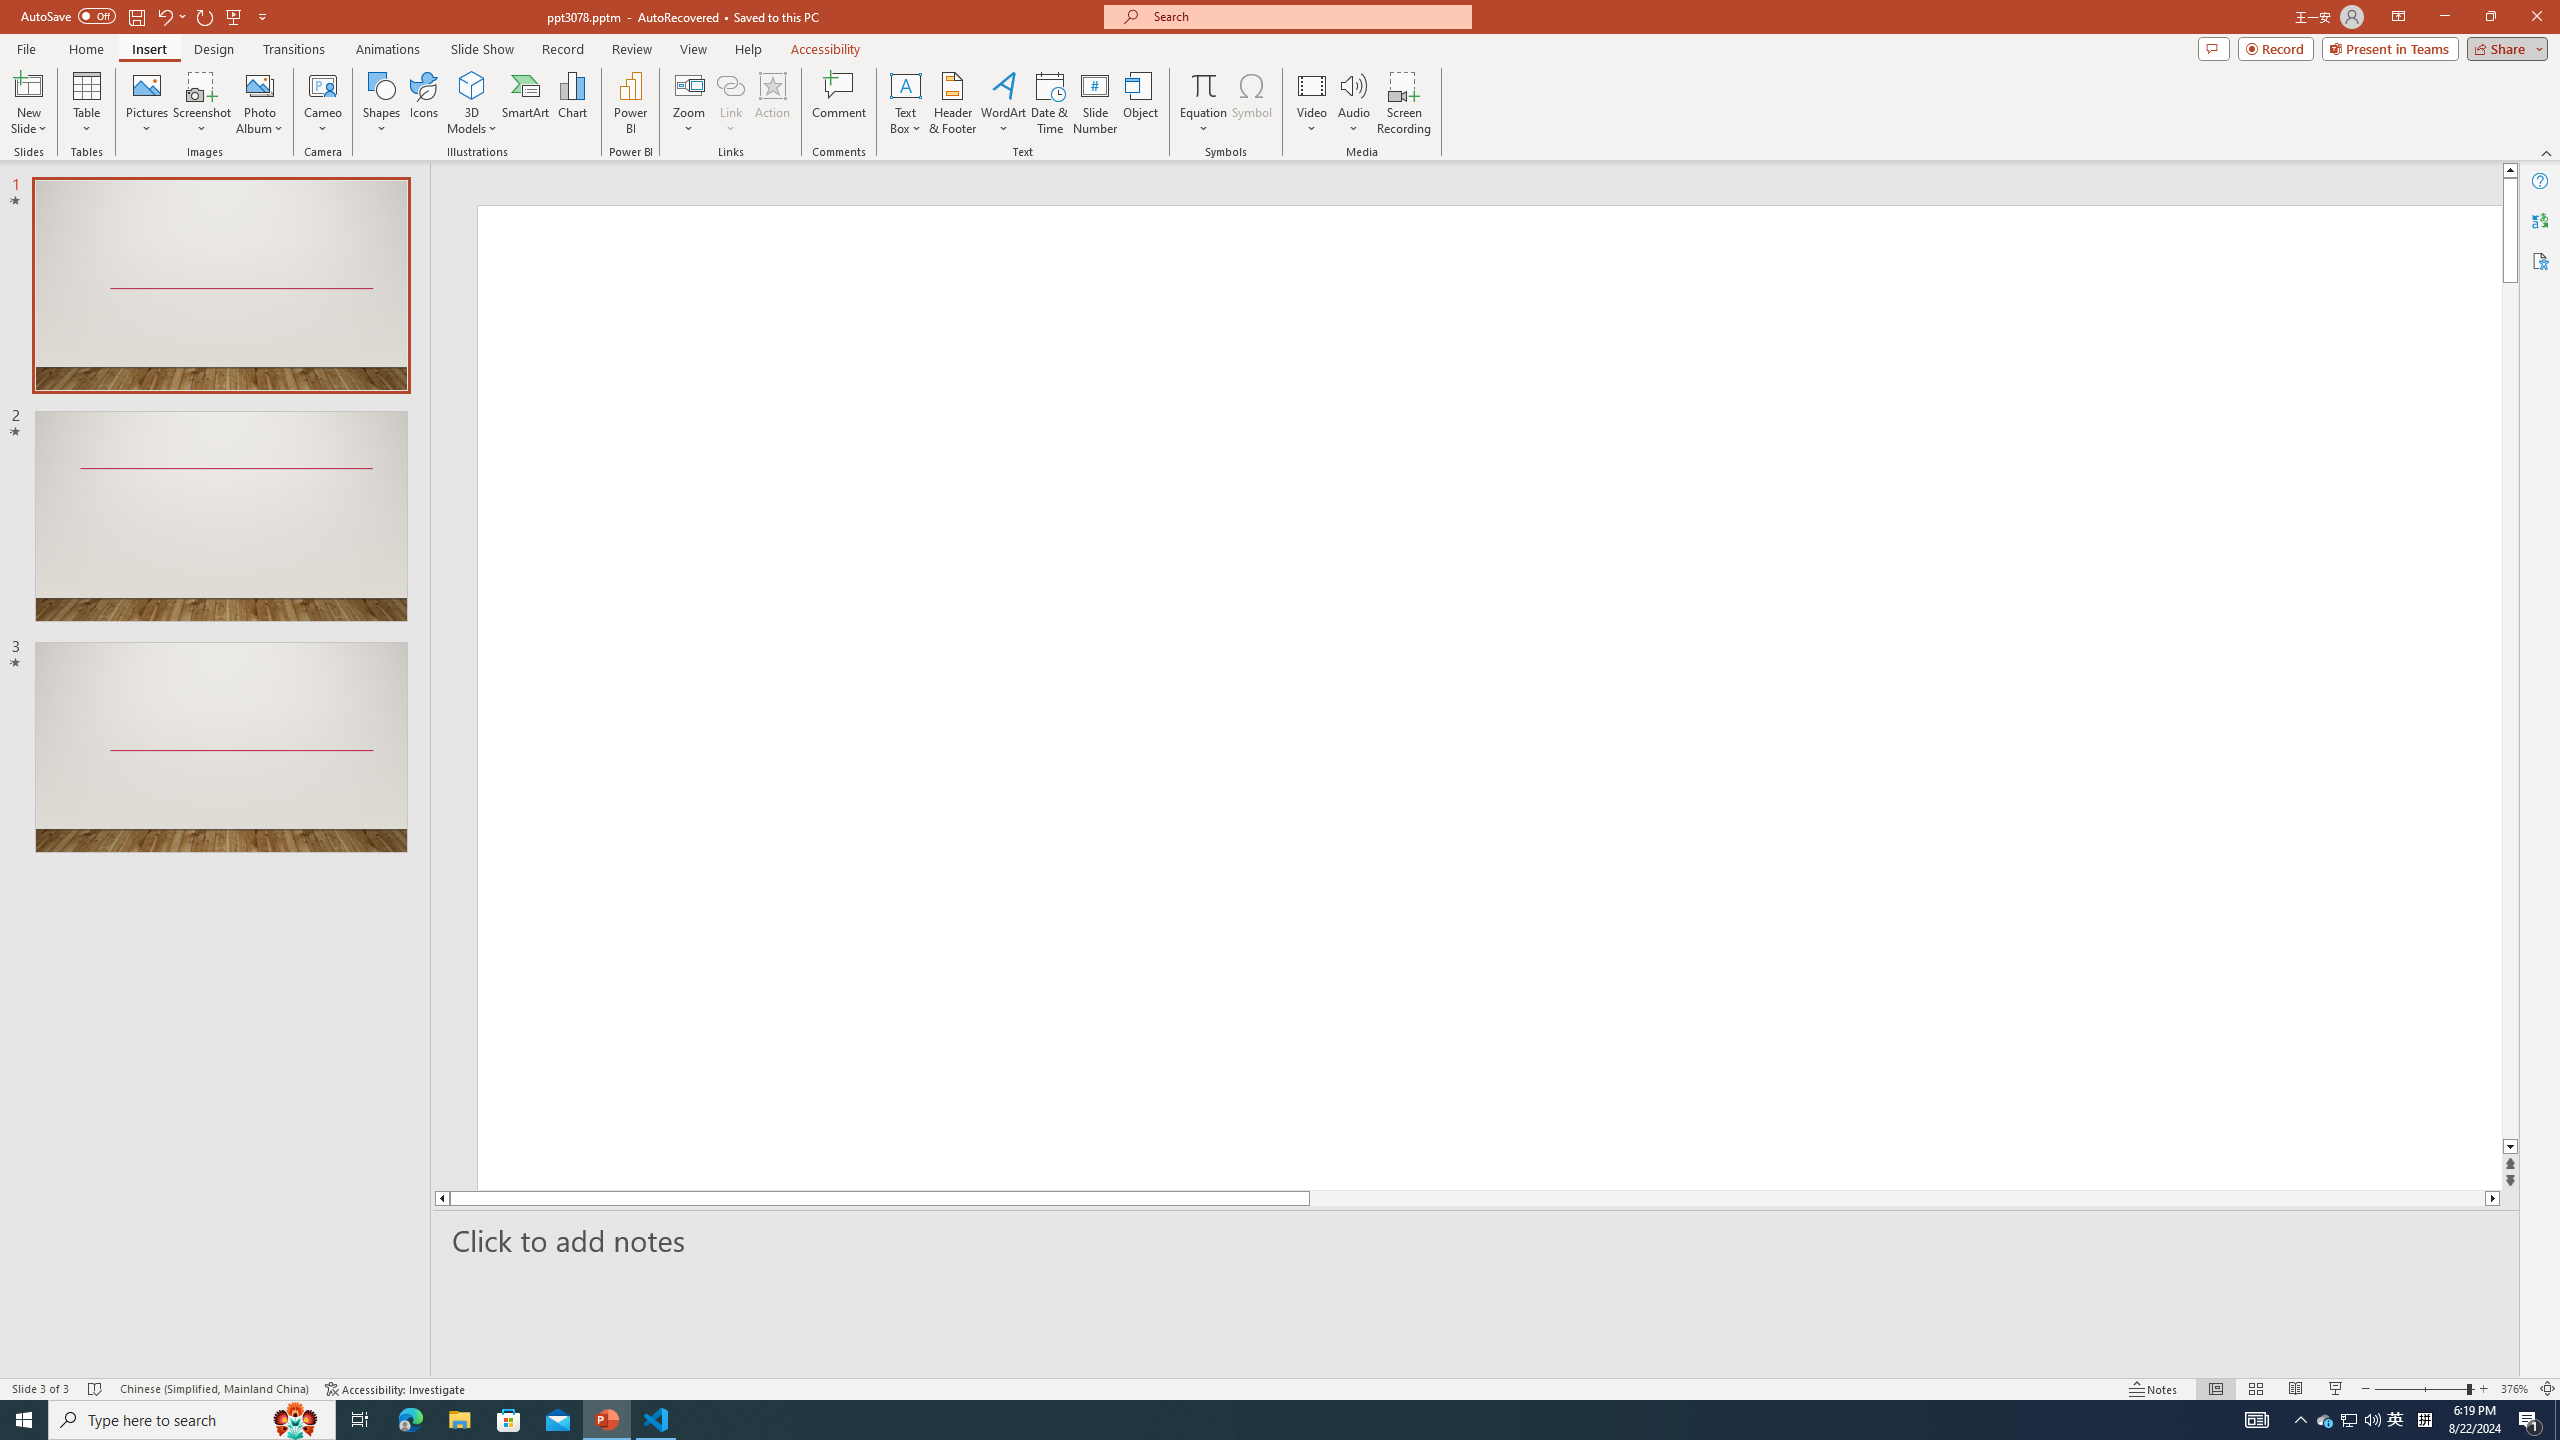 Image resolution: width=2560 pixels, height=1440 pixels. Describe the element at coordinates (525, 103) in the screenshot. I see `'SmartArt...'` at that location.